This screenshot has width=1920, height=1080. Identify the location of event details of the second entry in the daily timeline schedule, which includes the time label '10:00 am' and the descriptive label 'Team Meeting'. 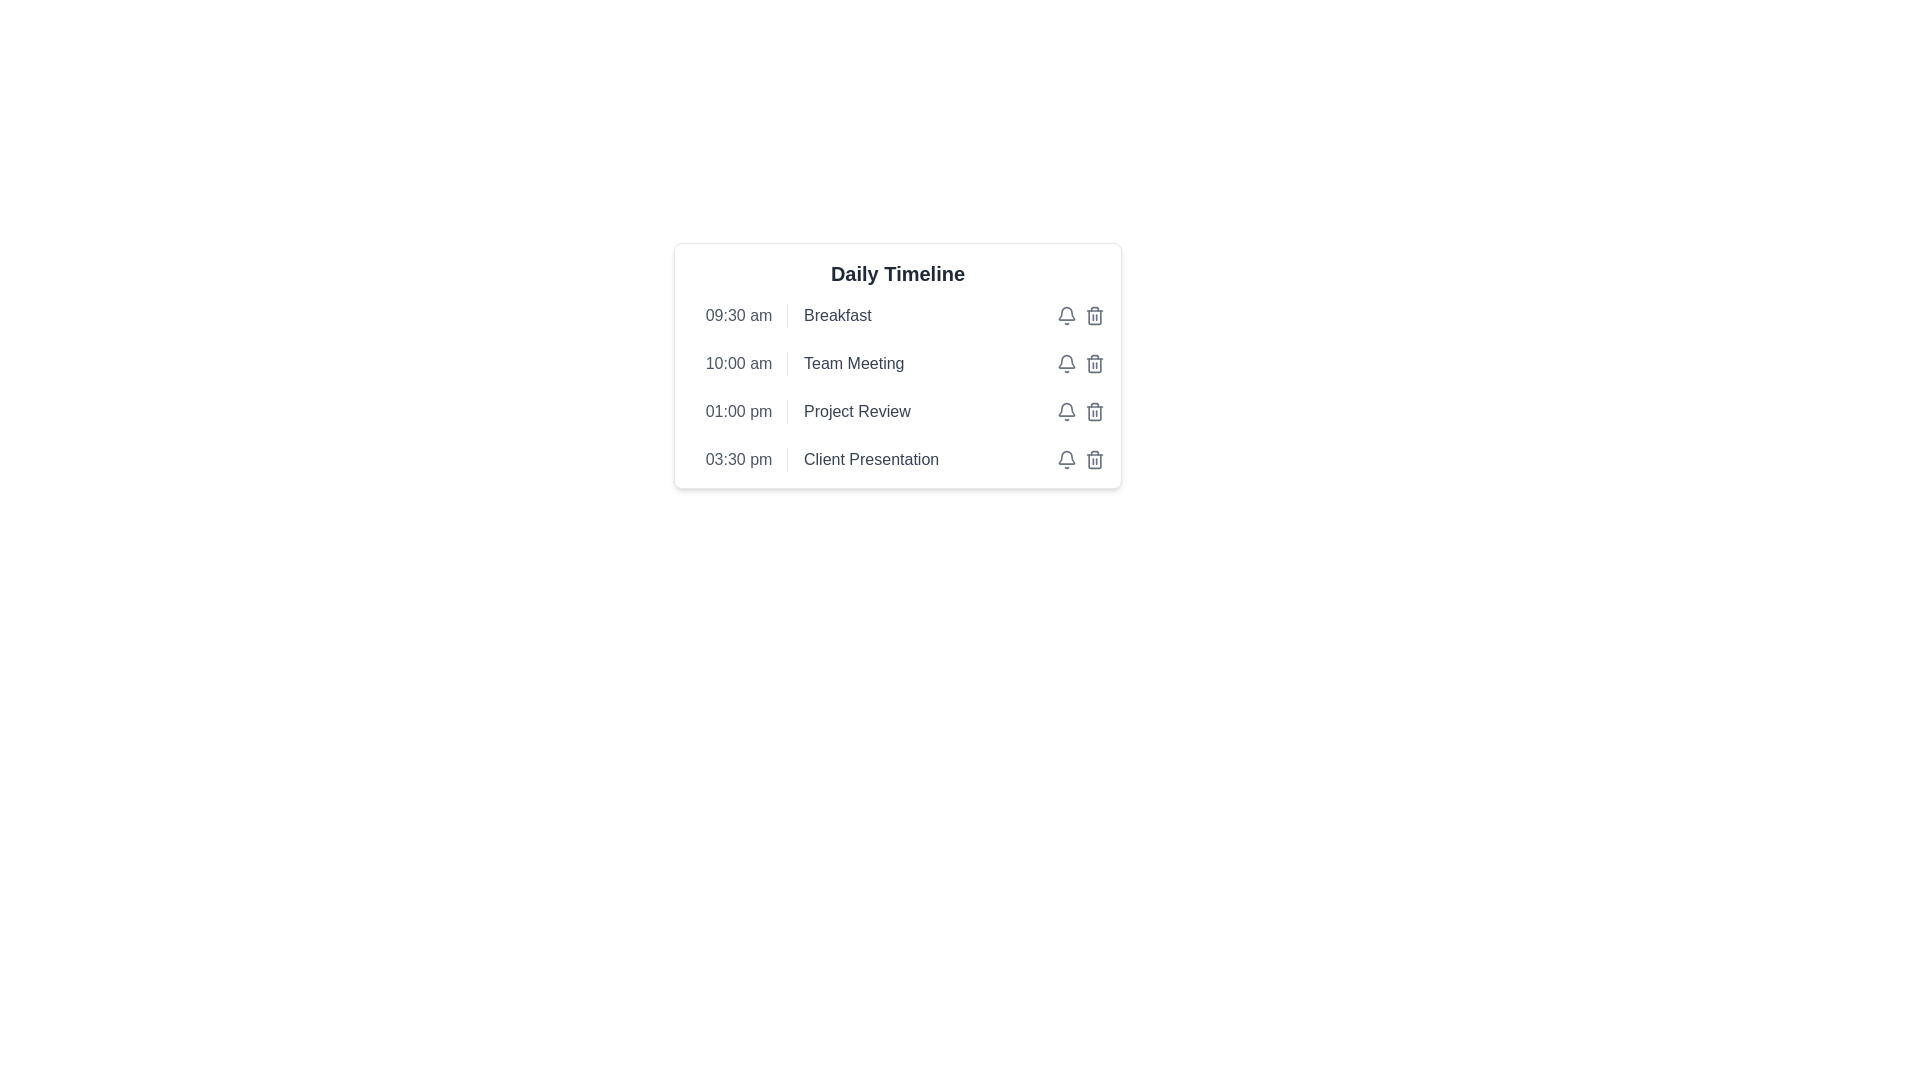
(896, 363).